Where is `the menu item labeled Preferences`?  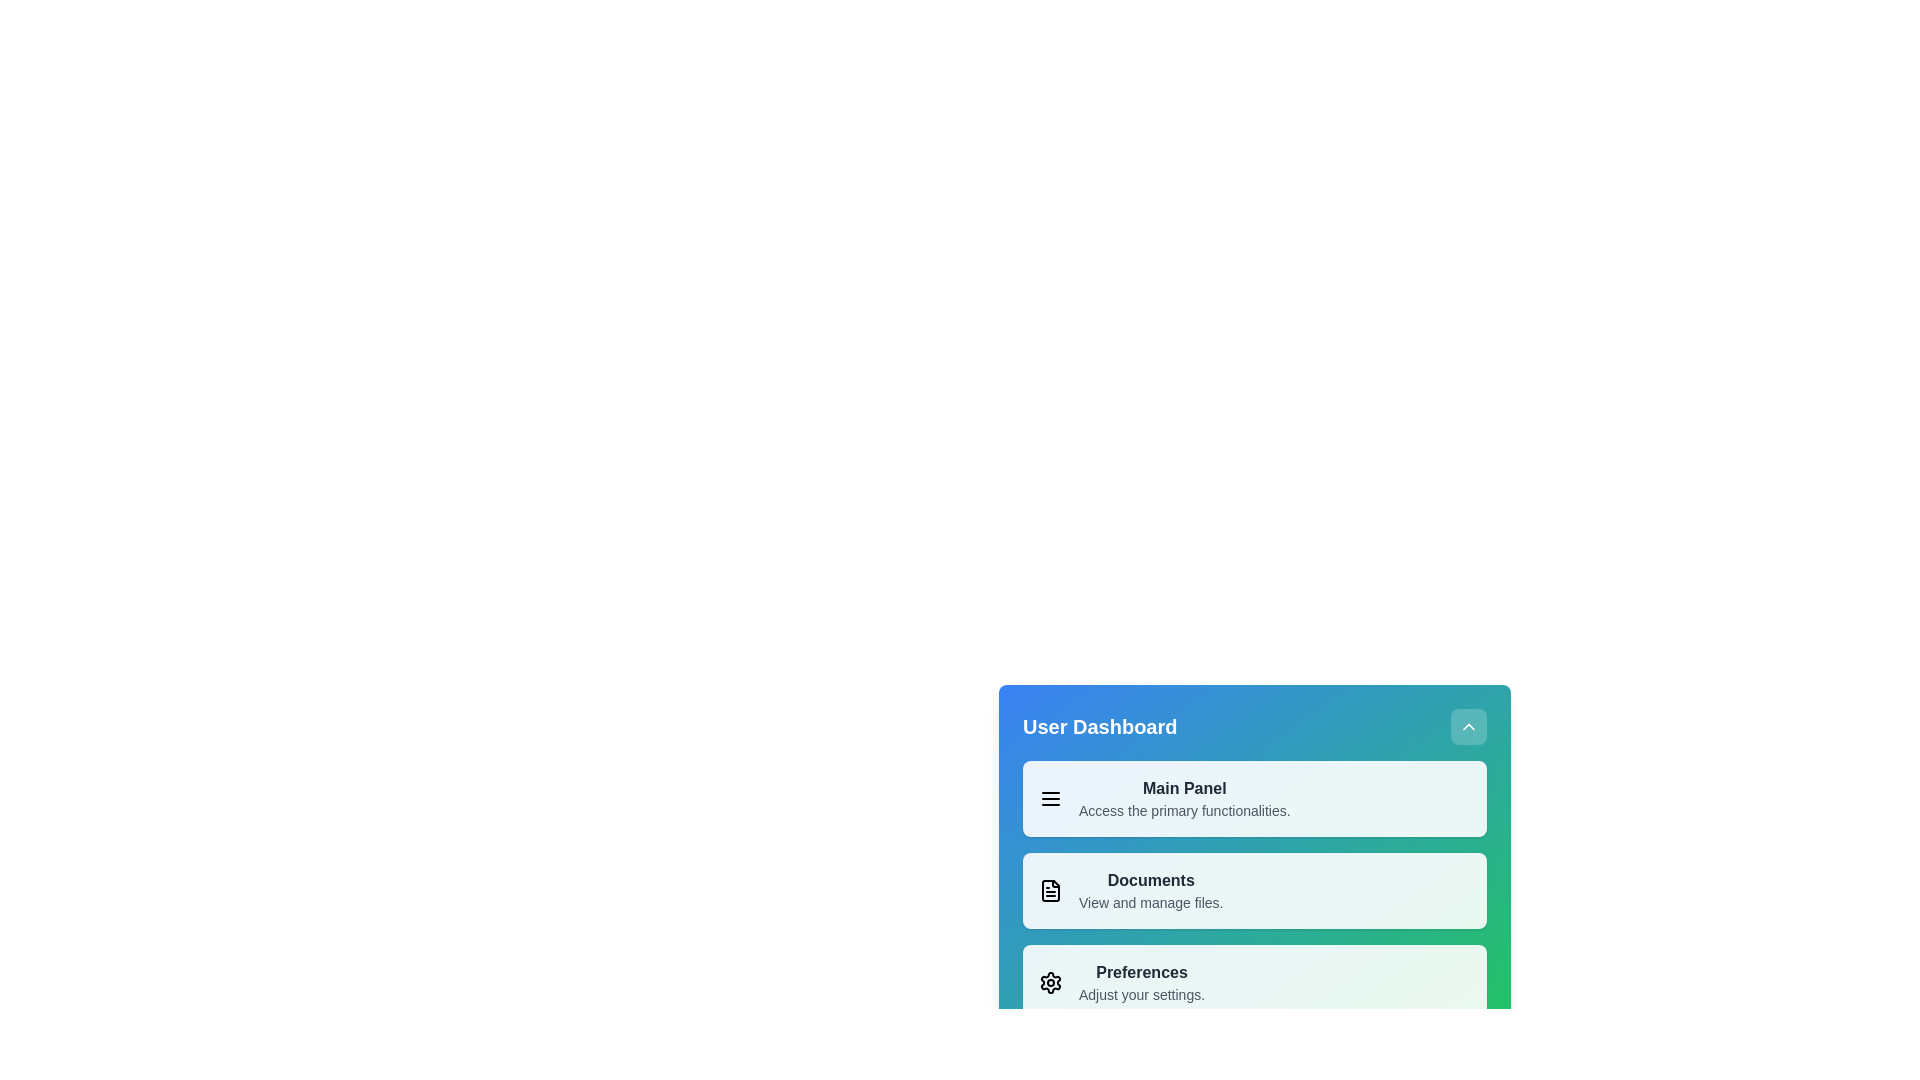
the menu item labeled Preferences is located at coordinates (1253, 982).